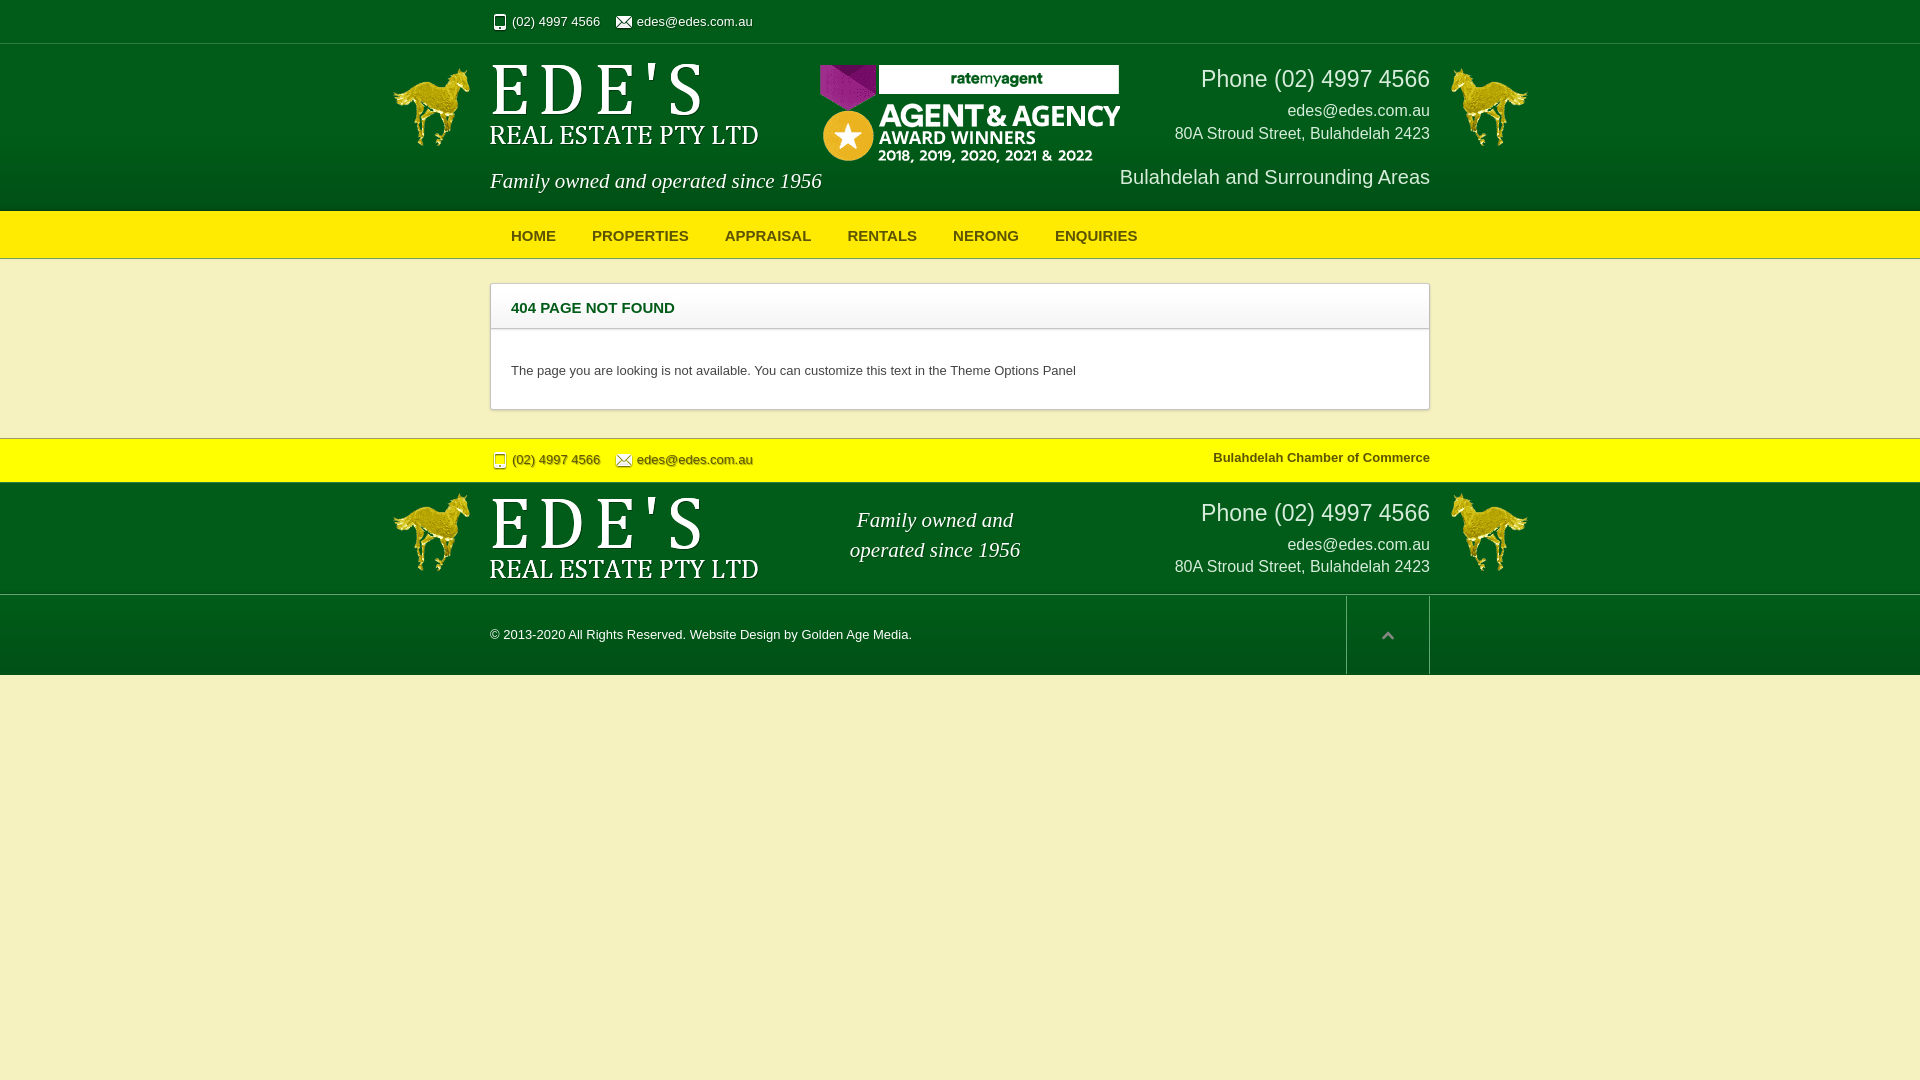 The height and width of the screenshot is (1080, 1920). What do you see at coordinates (1321, 457) in the screenshot?
I see `'Bulahdelah Chamber of Commerce'` at bounding box center [1321, 457].